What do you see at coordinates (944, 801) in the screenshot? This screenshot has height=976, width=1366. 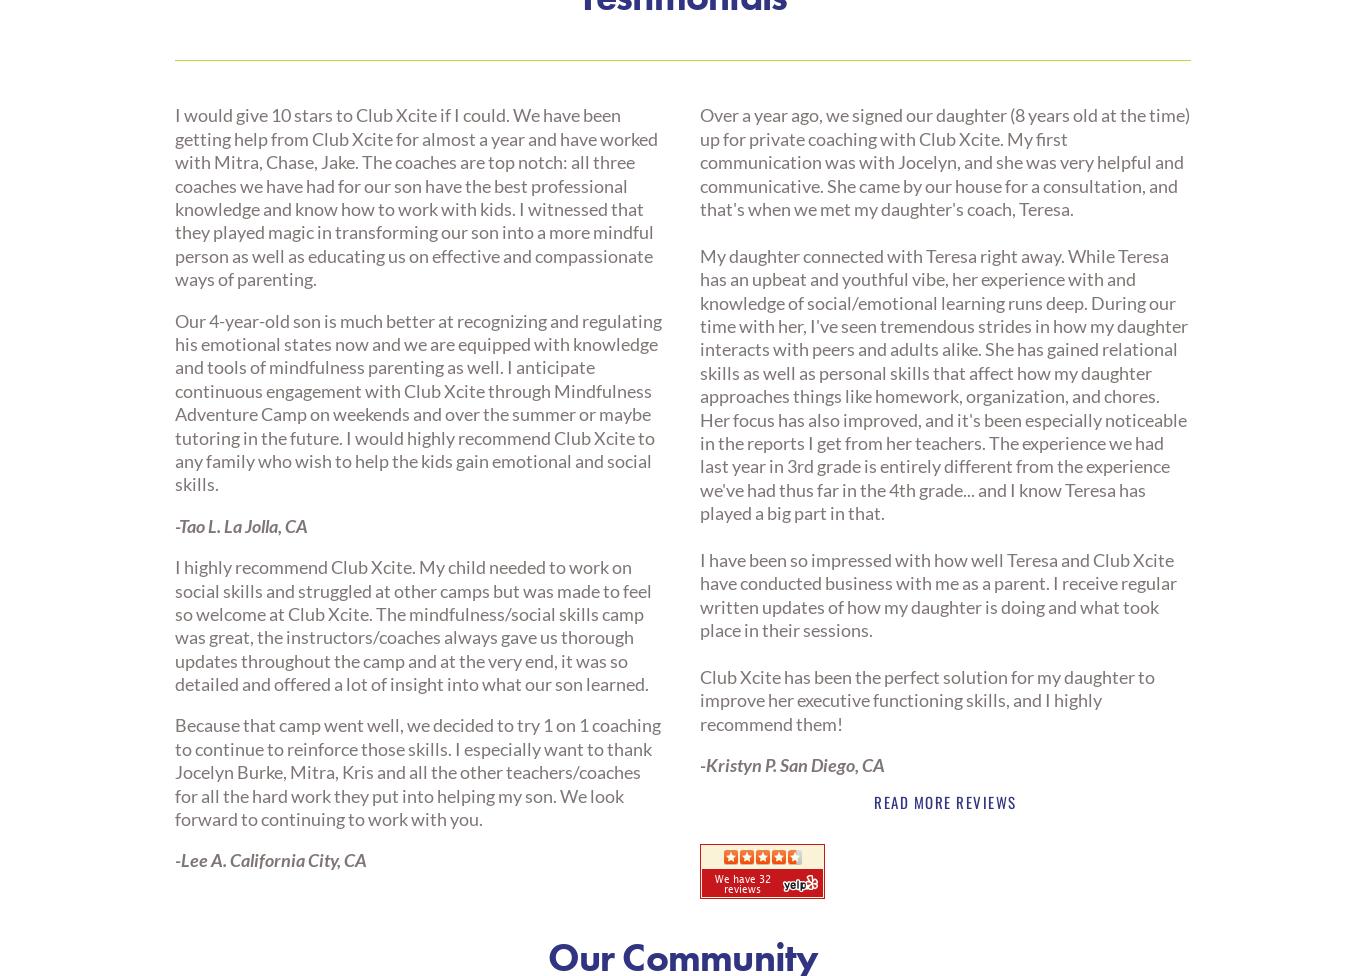 I see `'Read more reviews'` at bounding box center [944, 801].